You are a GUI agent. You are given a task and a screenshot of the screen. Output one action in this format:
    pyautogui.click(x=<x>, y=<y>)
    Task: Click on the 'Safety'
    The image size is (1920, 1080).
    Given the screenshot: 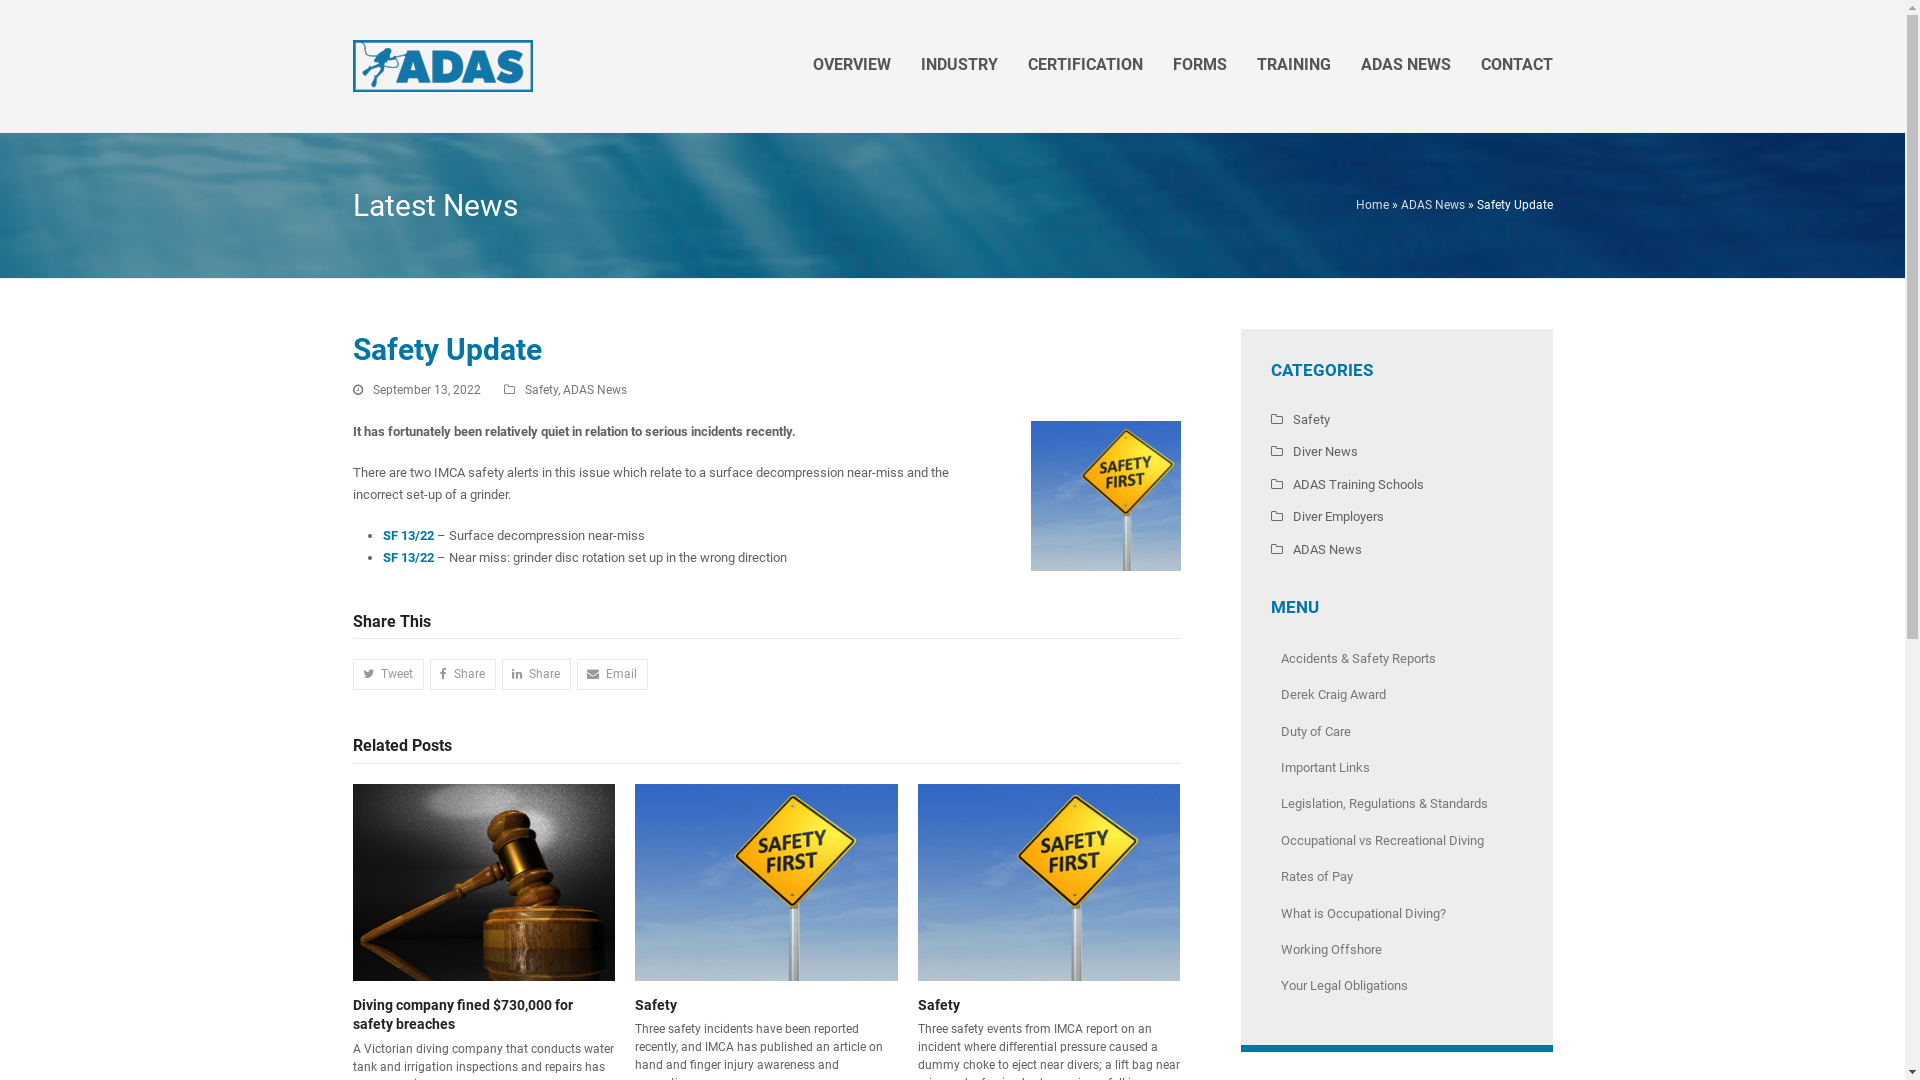 What is the action you would take?
    pyautogui.click(x=1299, y=418)
    